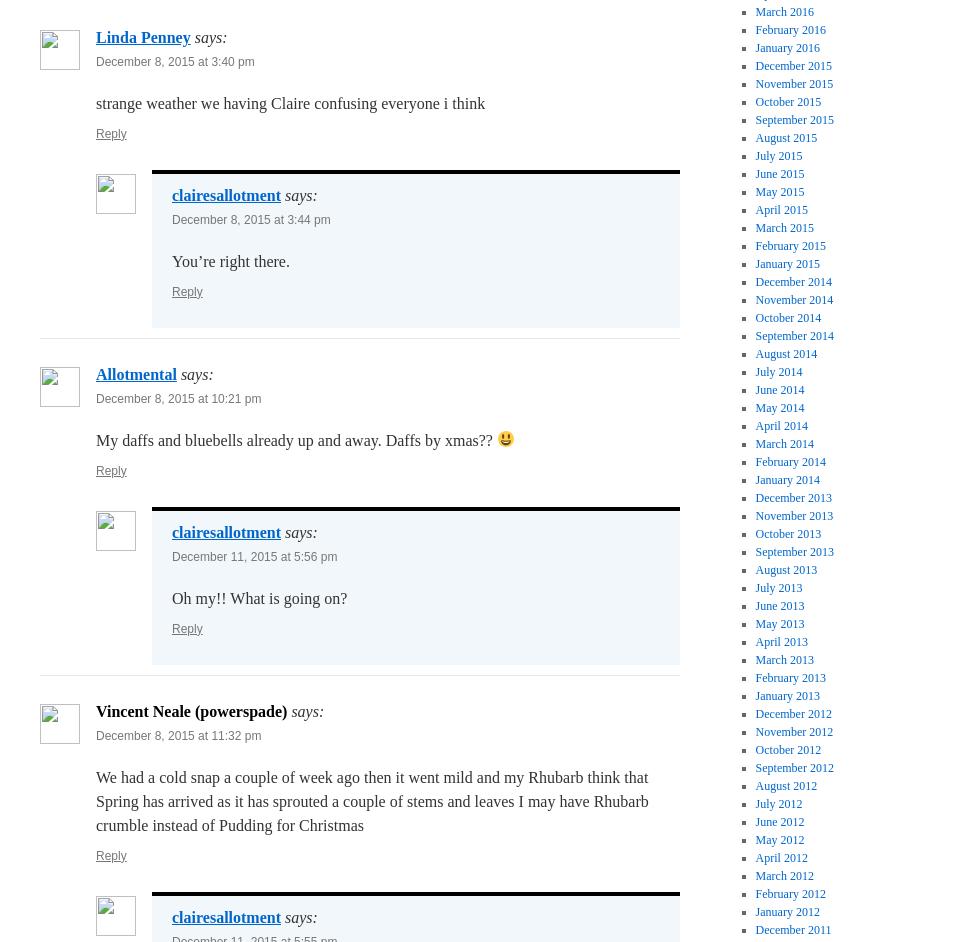 The height and width of the screenshot is (942, 980). I want to click on 'January 2014', so click(787, 480).